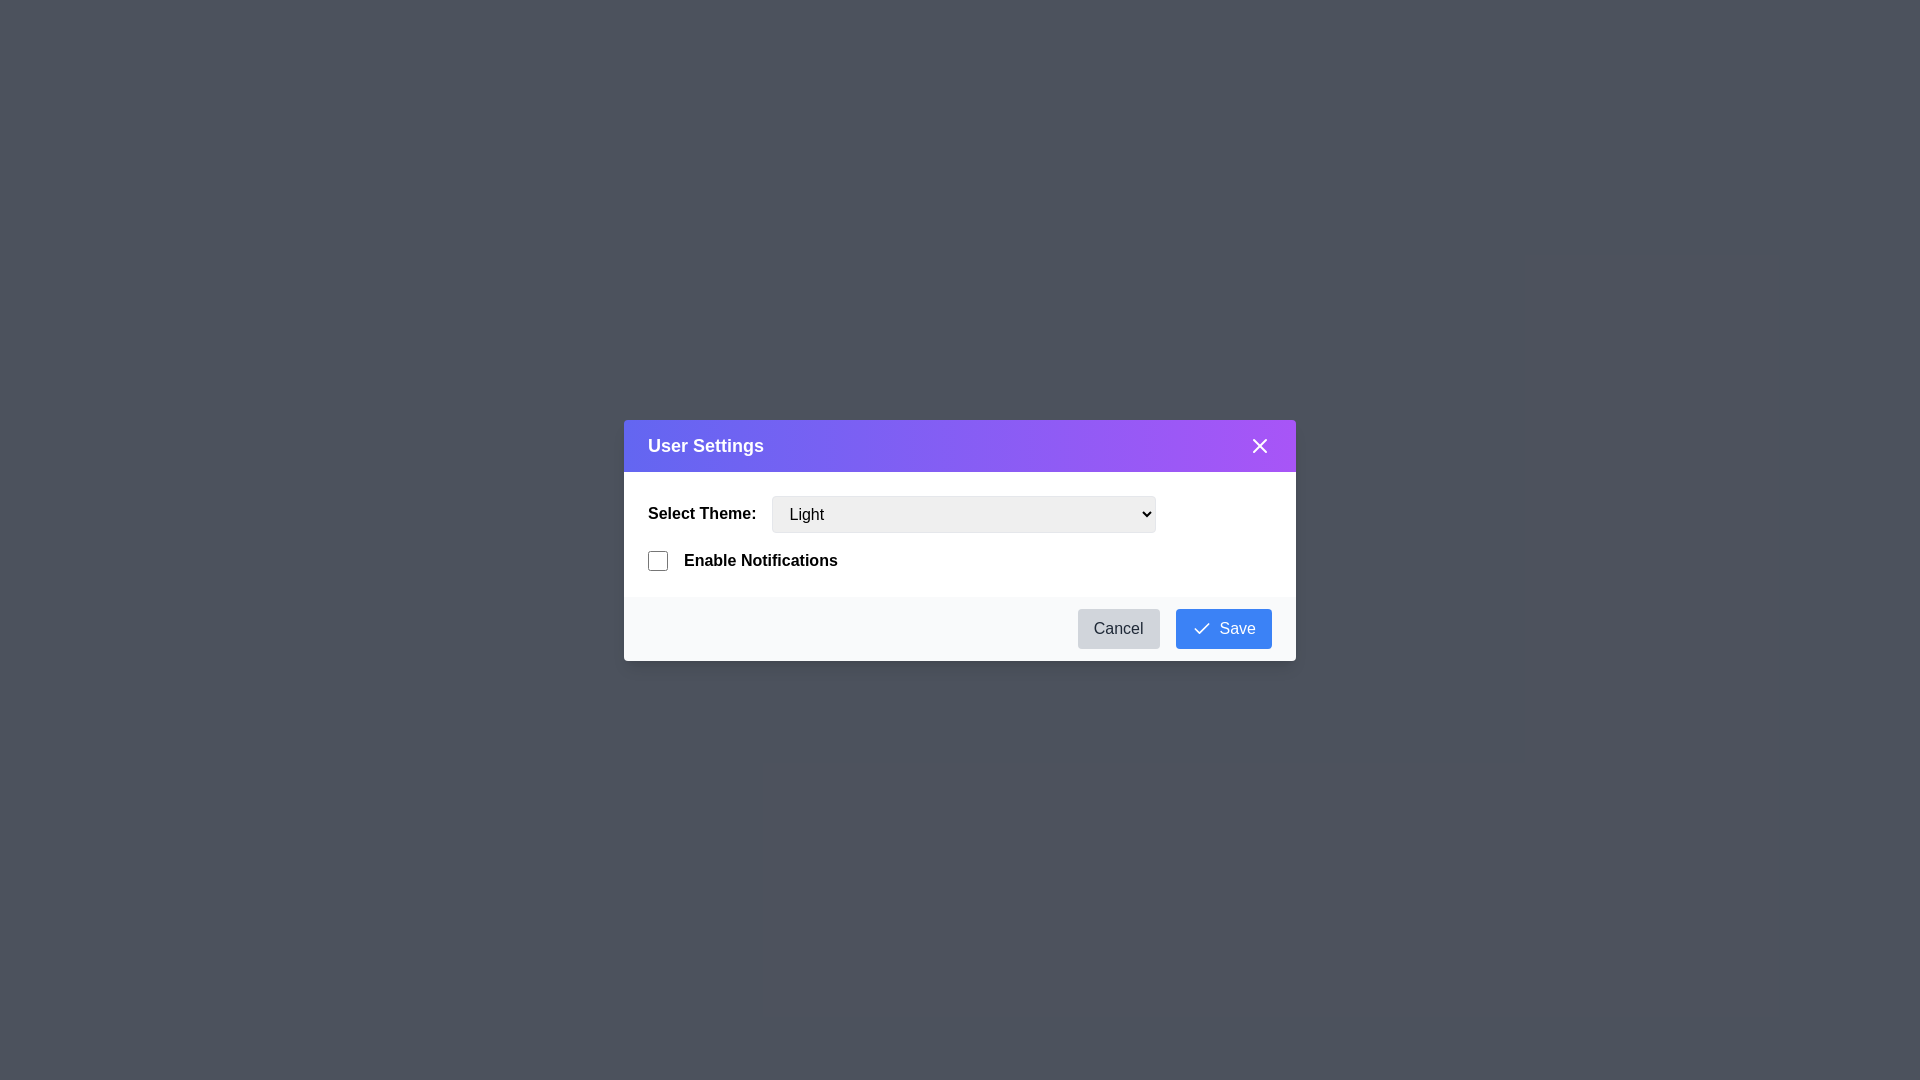  Describe the element at coordinates (657, 560) in the screenshot. I see `the 'Enable Notifications' checkbox to toggle its state` at that location.